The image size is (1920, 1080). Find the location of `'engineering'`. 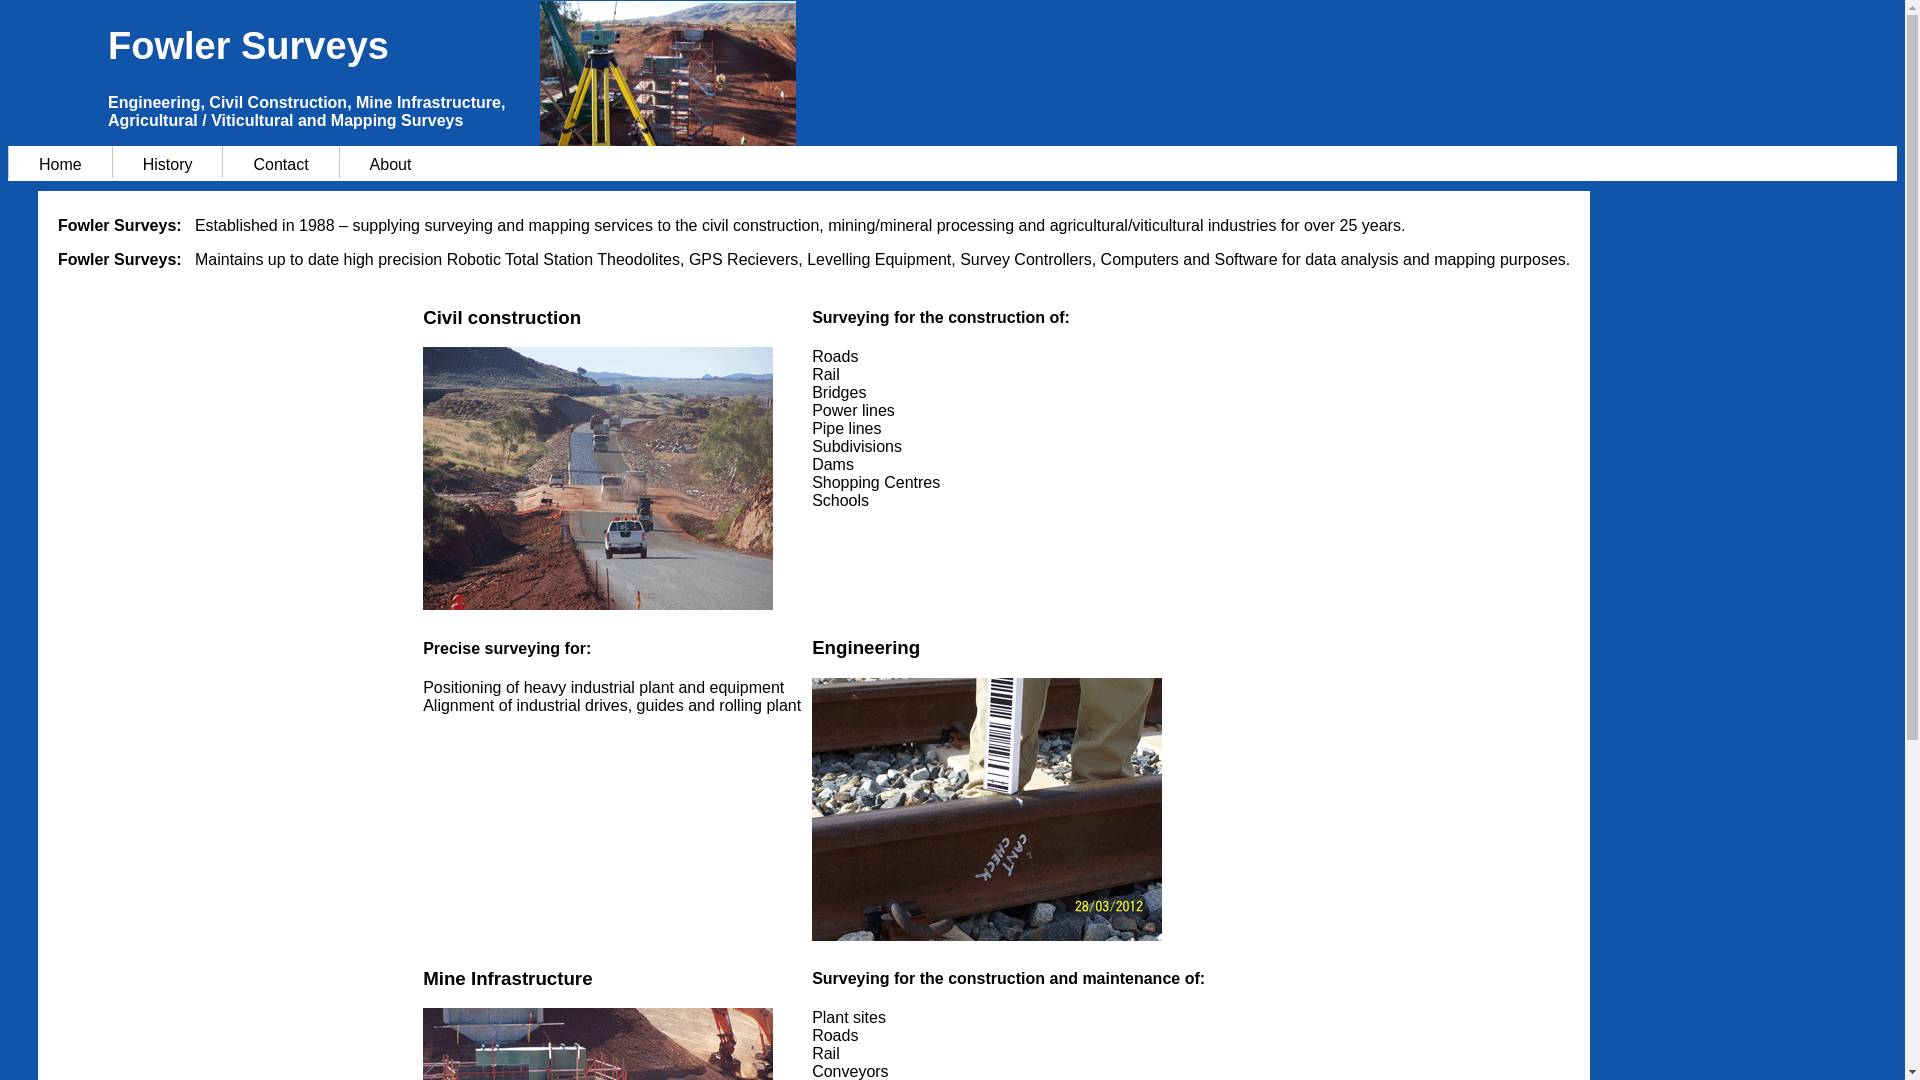

'engineering' is located at coordinates (987, 808).